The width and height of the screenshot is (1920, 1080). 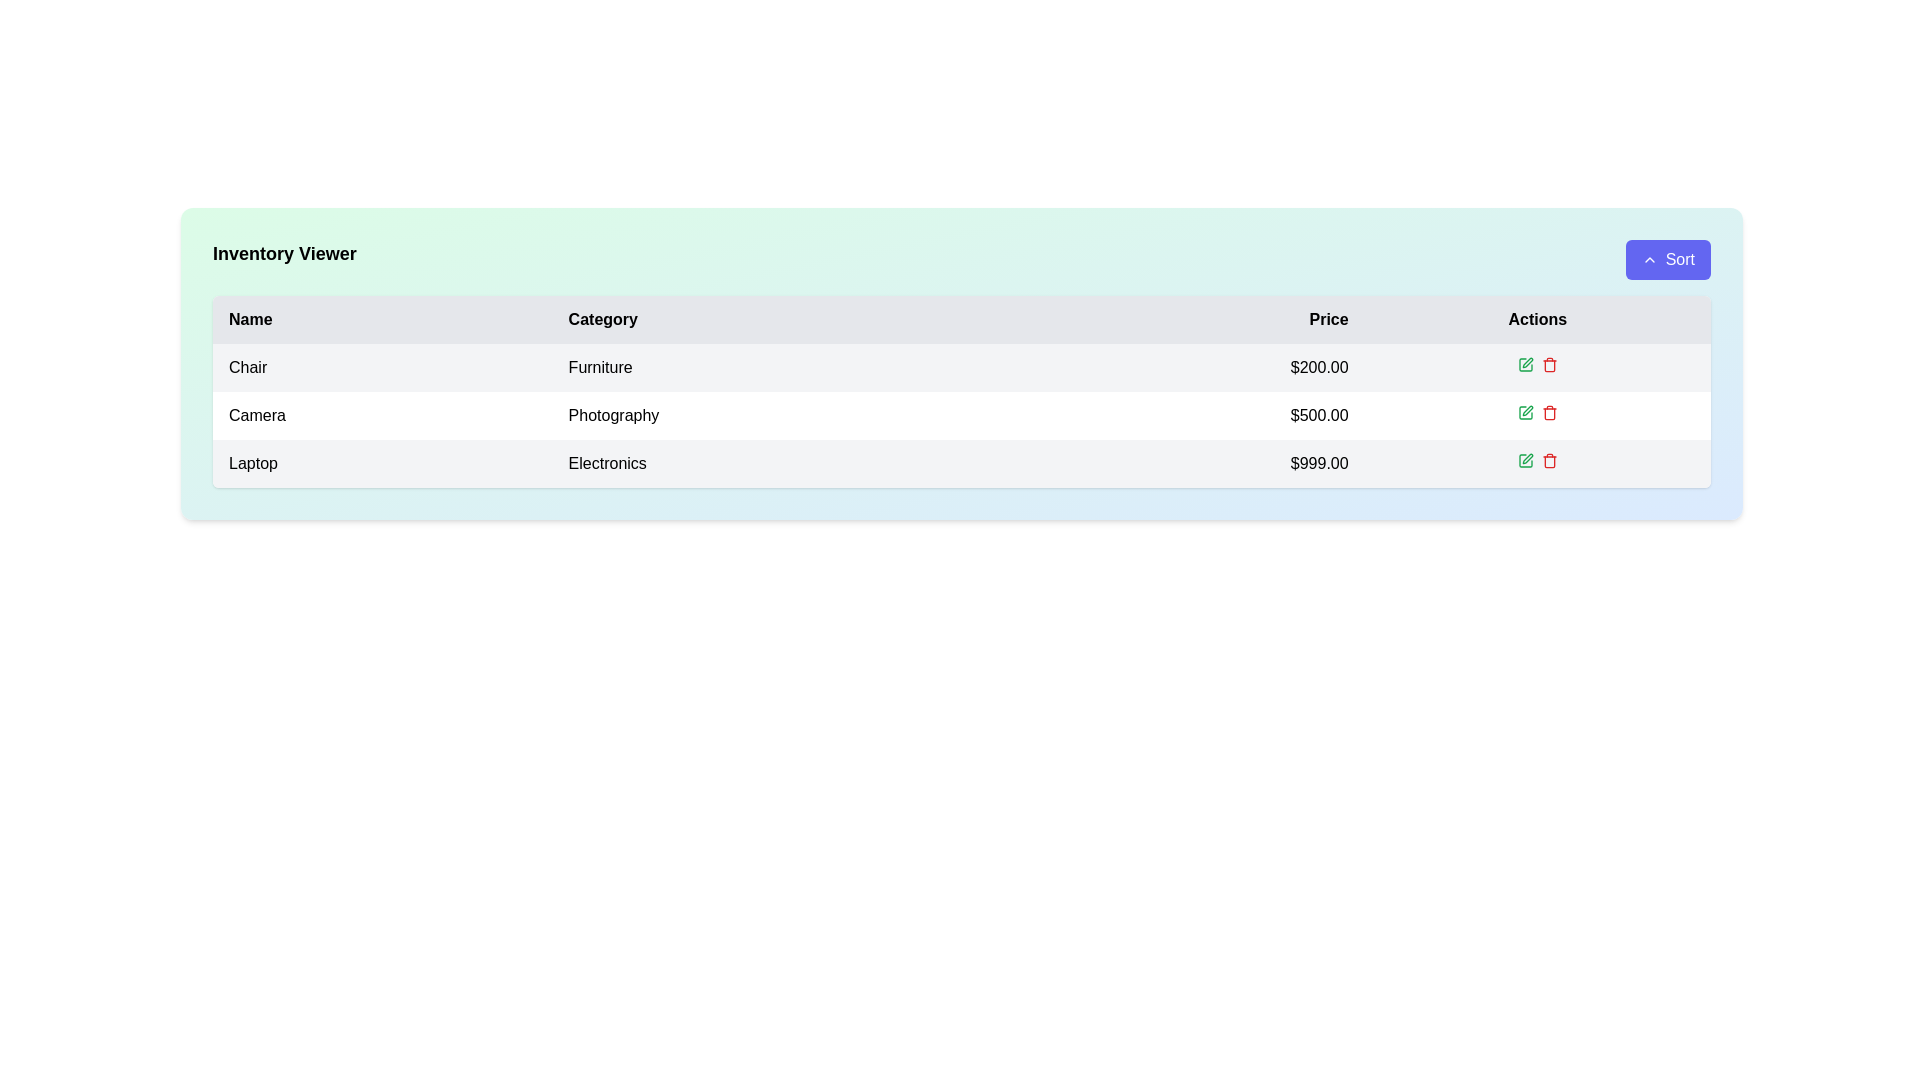 I want to click on the upwards chevron icon inside the 'Sort' button in the top-right corner, so click(x=1649, y=258).